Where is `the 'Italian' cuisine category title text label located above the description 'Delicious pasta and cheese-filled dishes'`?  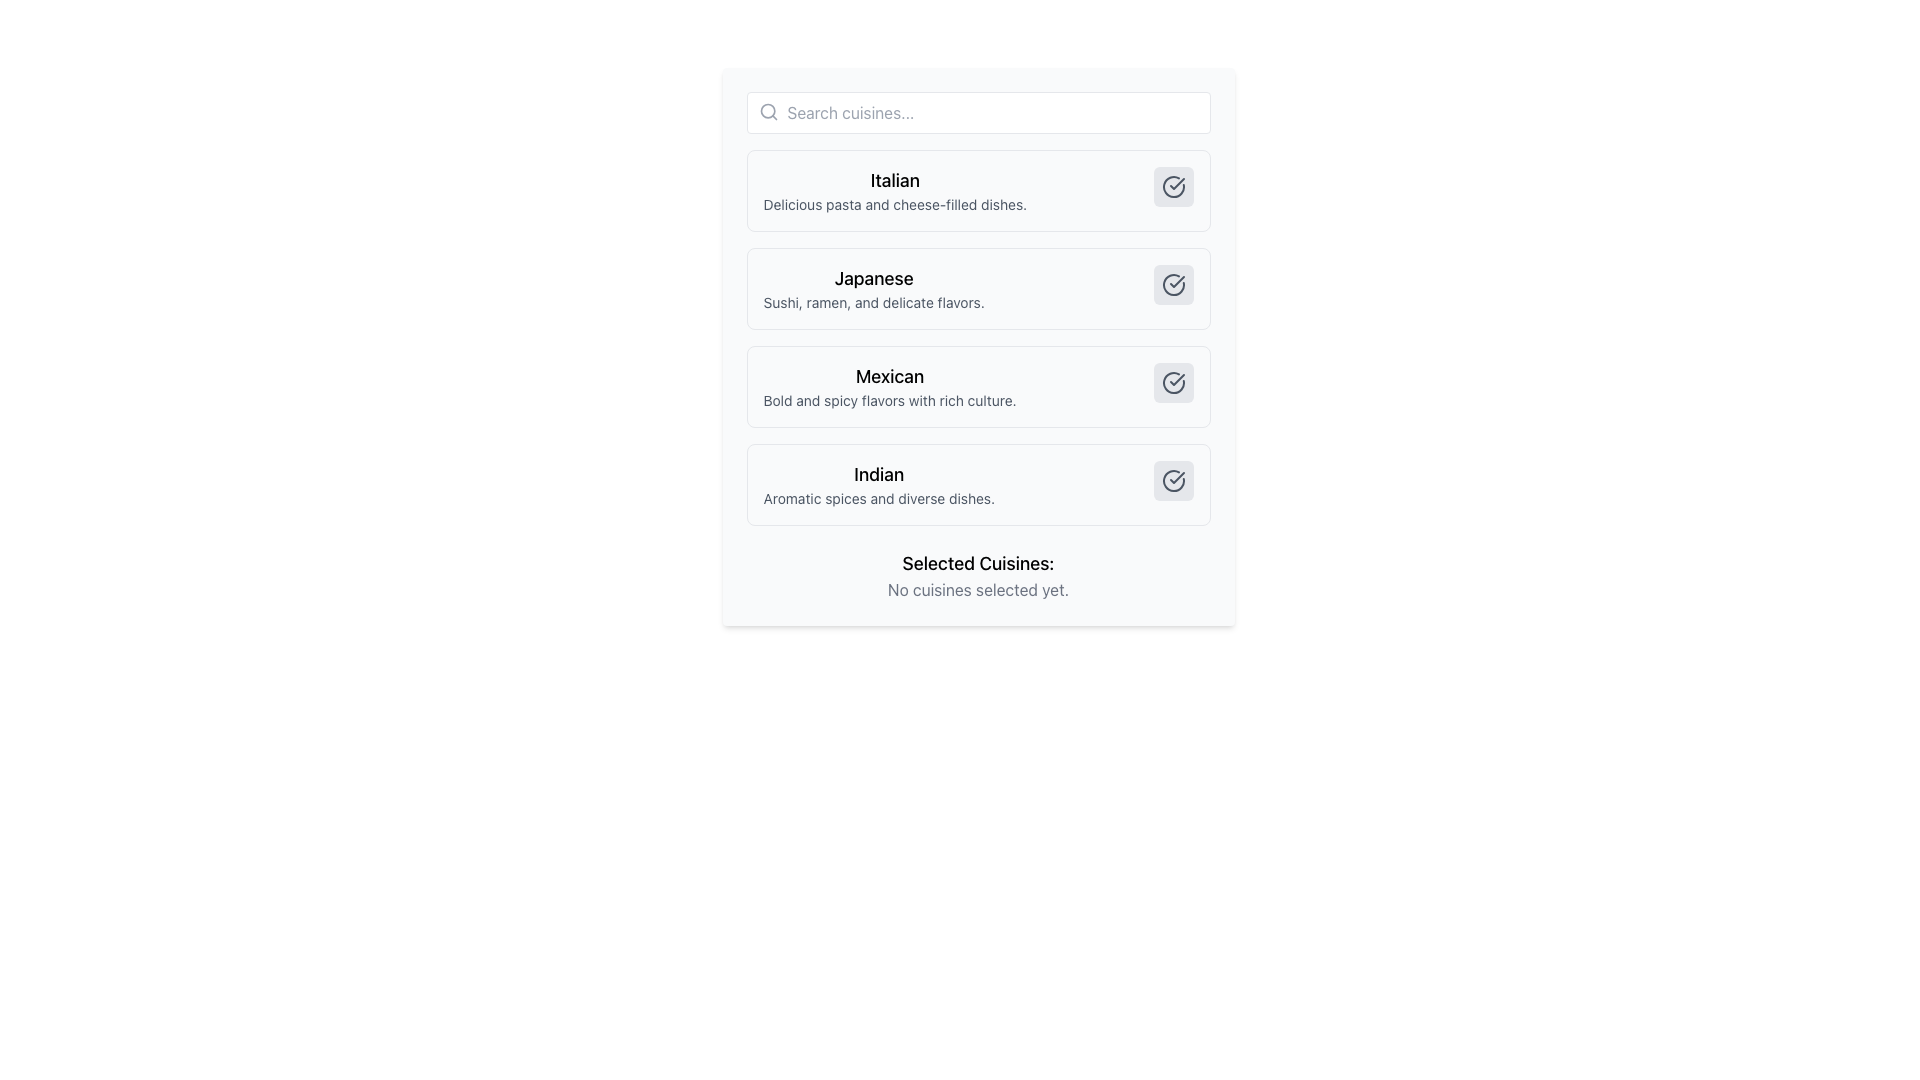
the 'Italian' cuisine category title text label located above the description 'Delicious pasta and cheese-filled dishes' is located at coordinates (894, 181).